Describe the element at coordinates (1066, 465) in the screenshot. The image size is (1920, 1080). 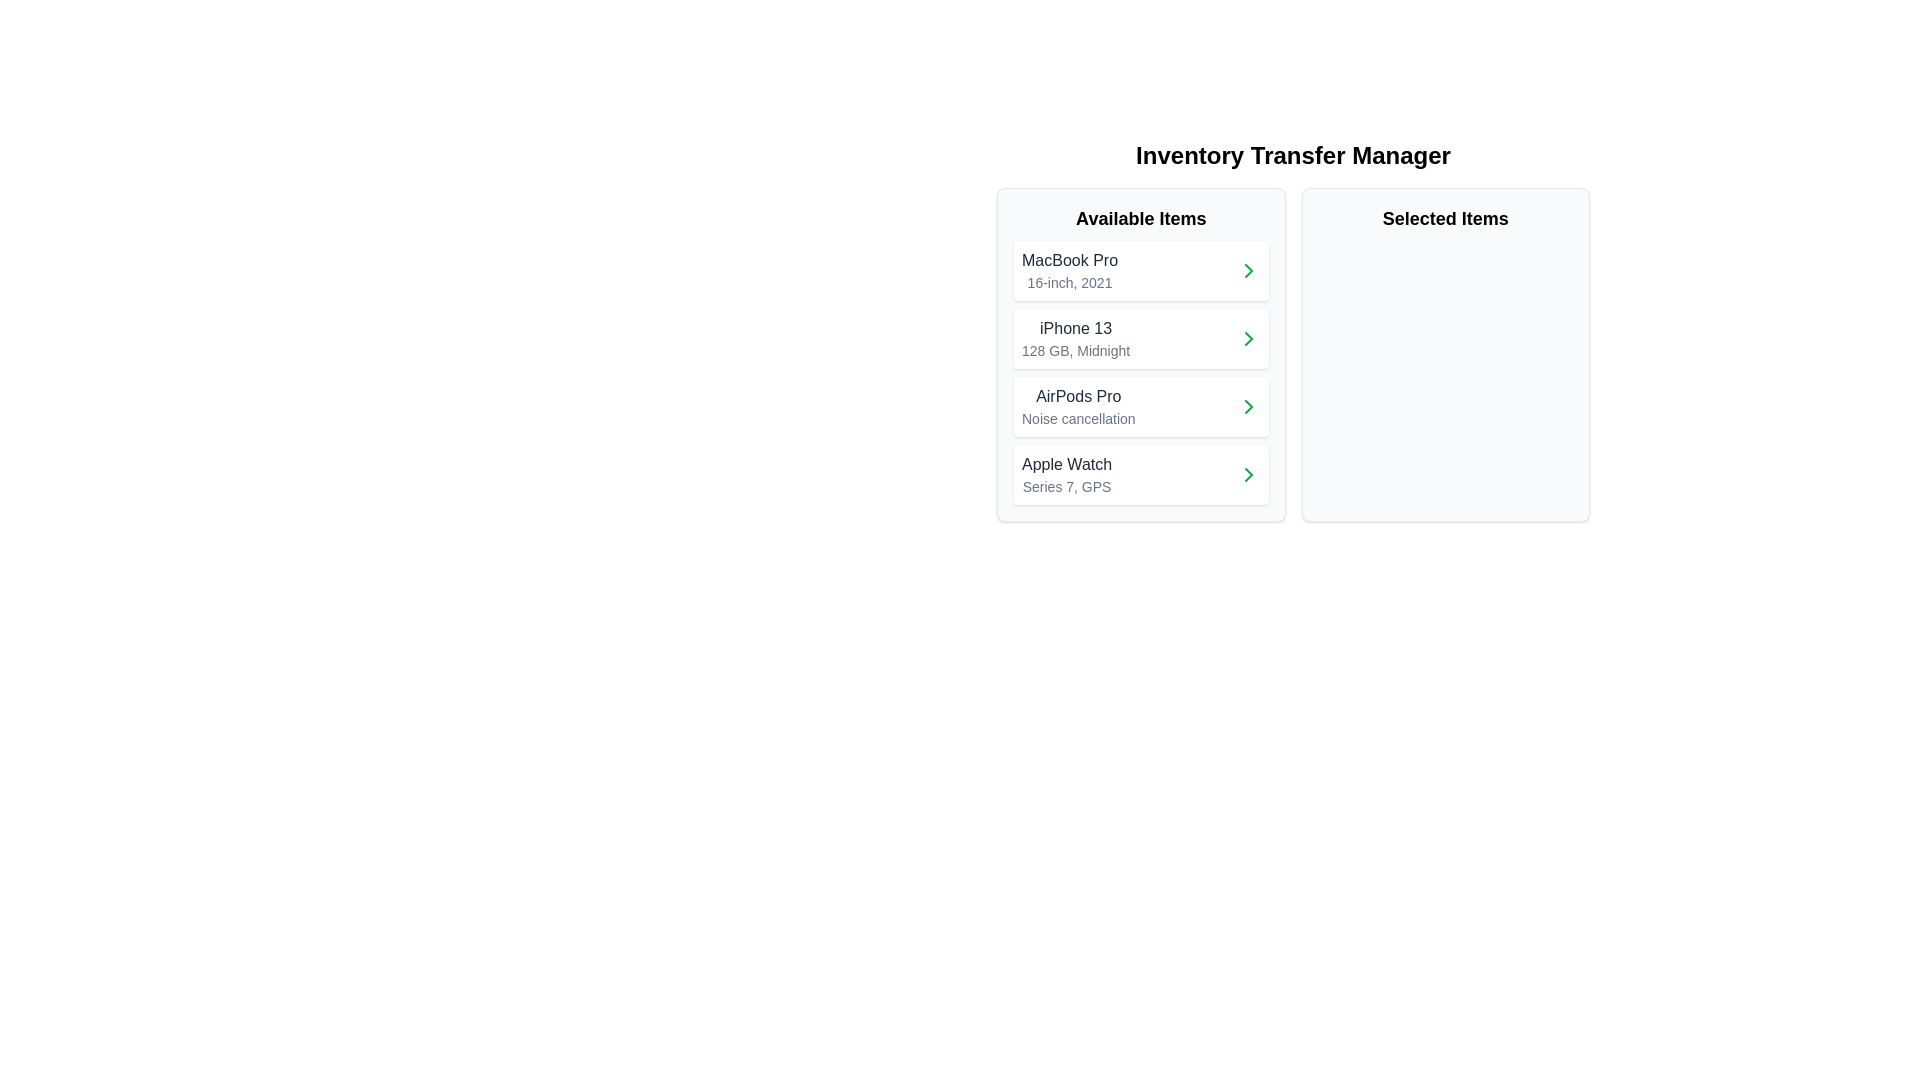
I see `the 'Apple Watch' text label in the fourth item of the 'Available Items' list on the left panel` at that location.